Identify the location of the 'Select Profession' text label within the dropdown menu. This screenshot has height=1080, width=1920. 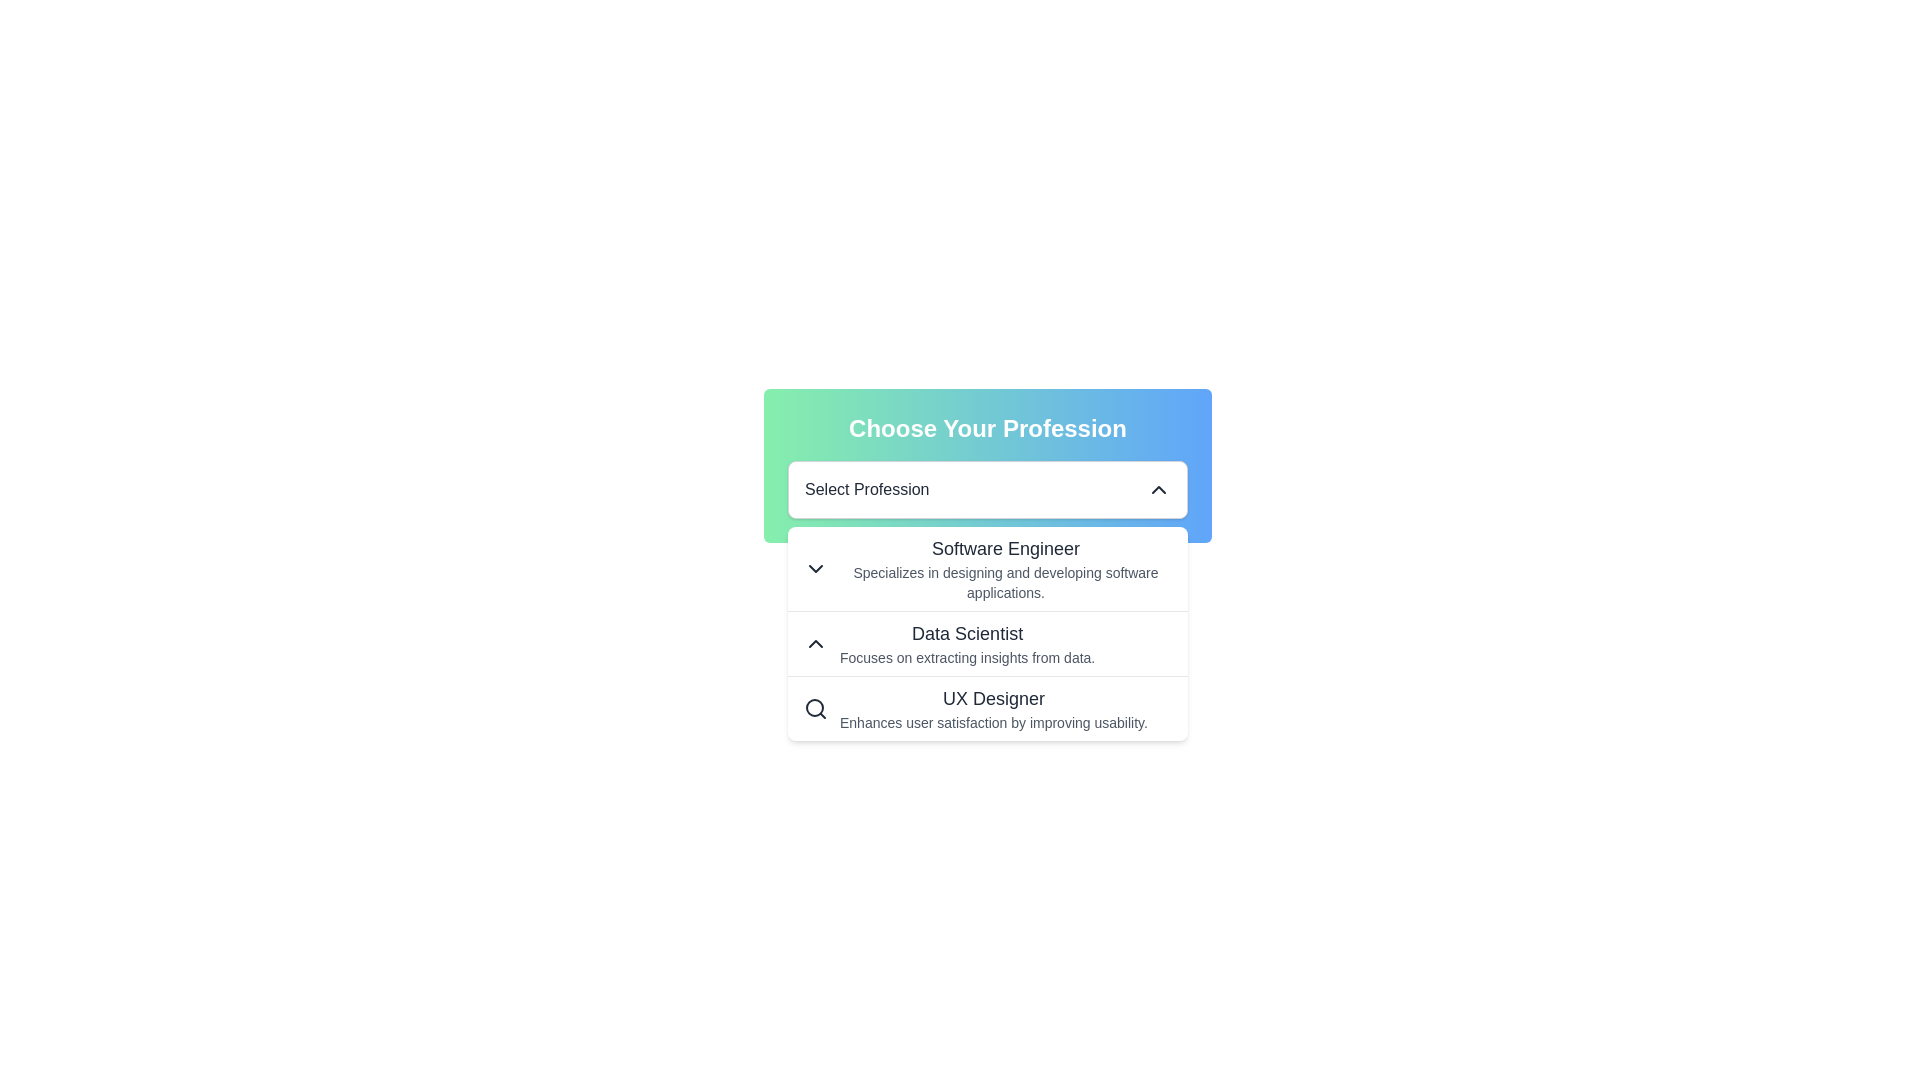
(867, 489).